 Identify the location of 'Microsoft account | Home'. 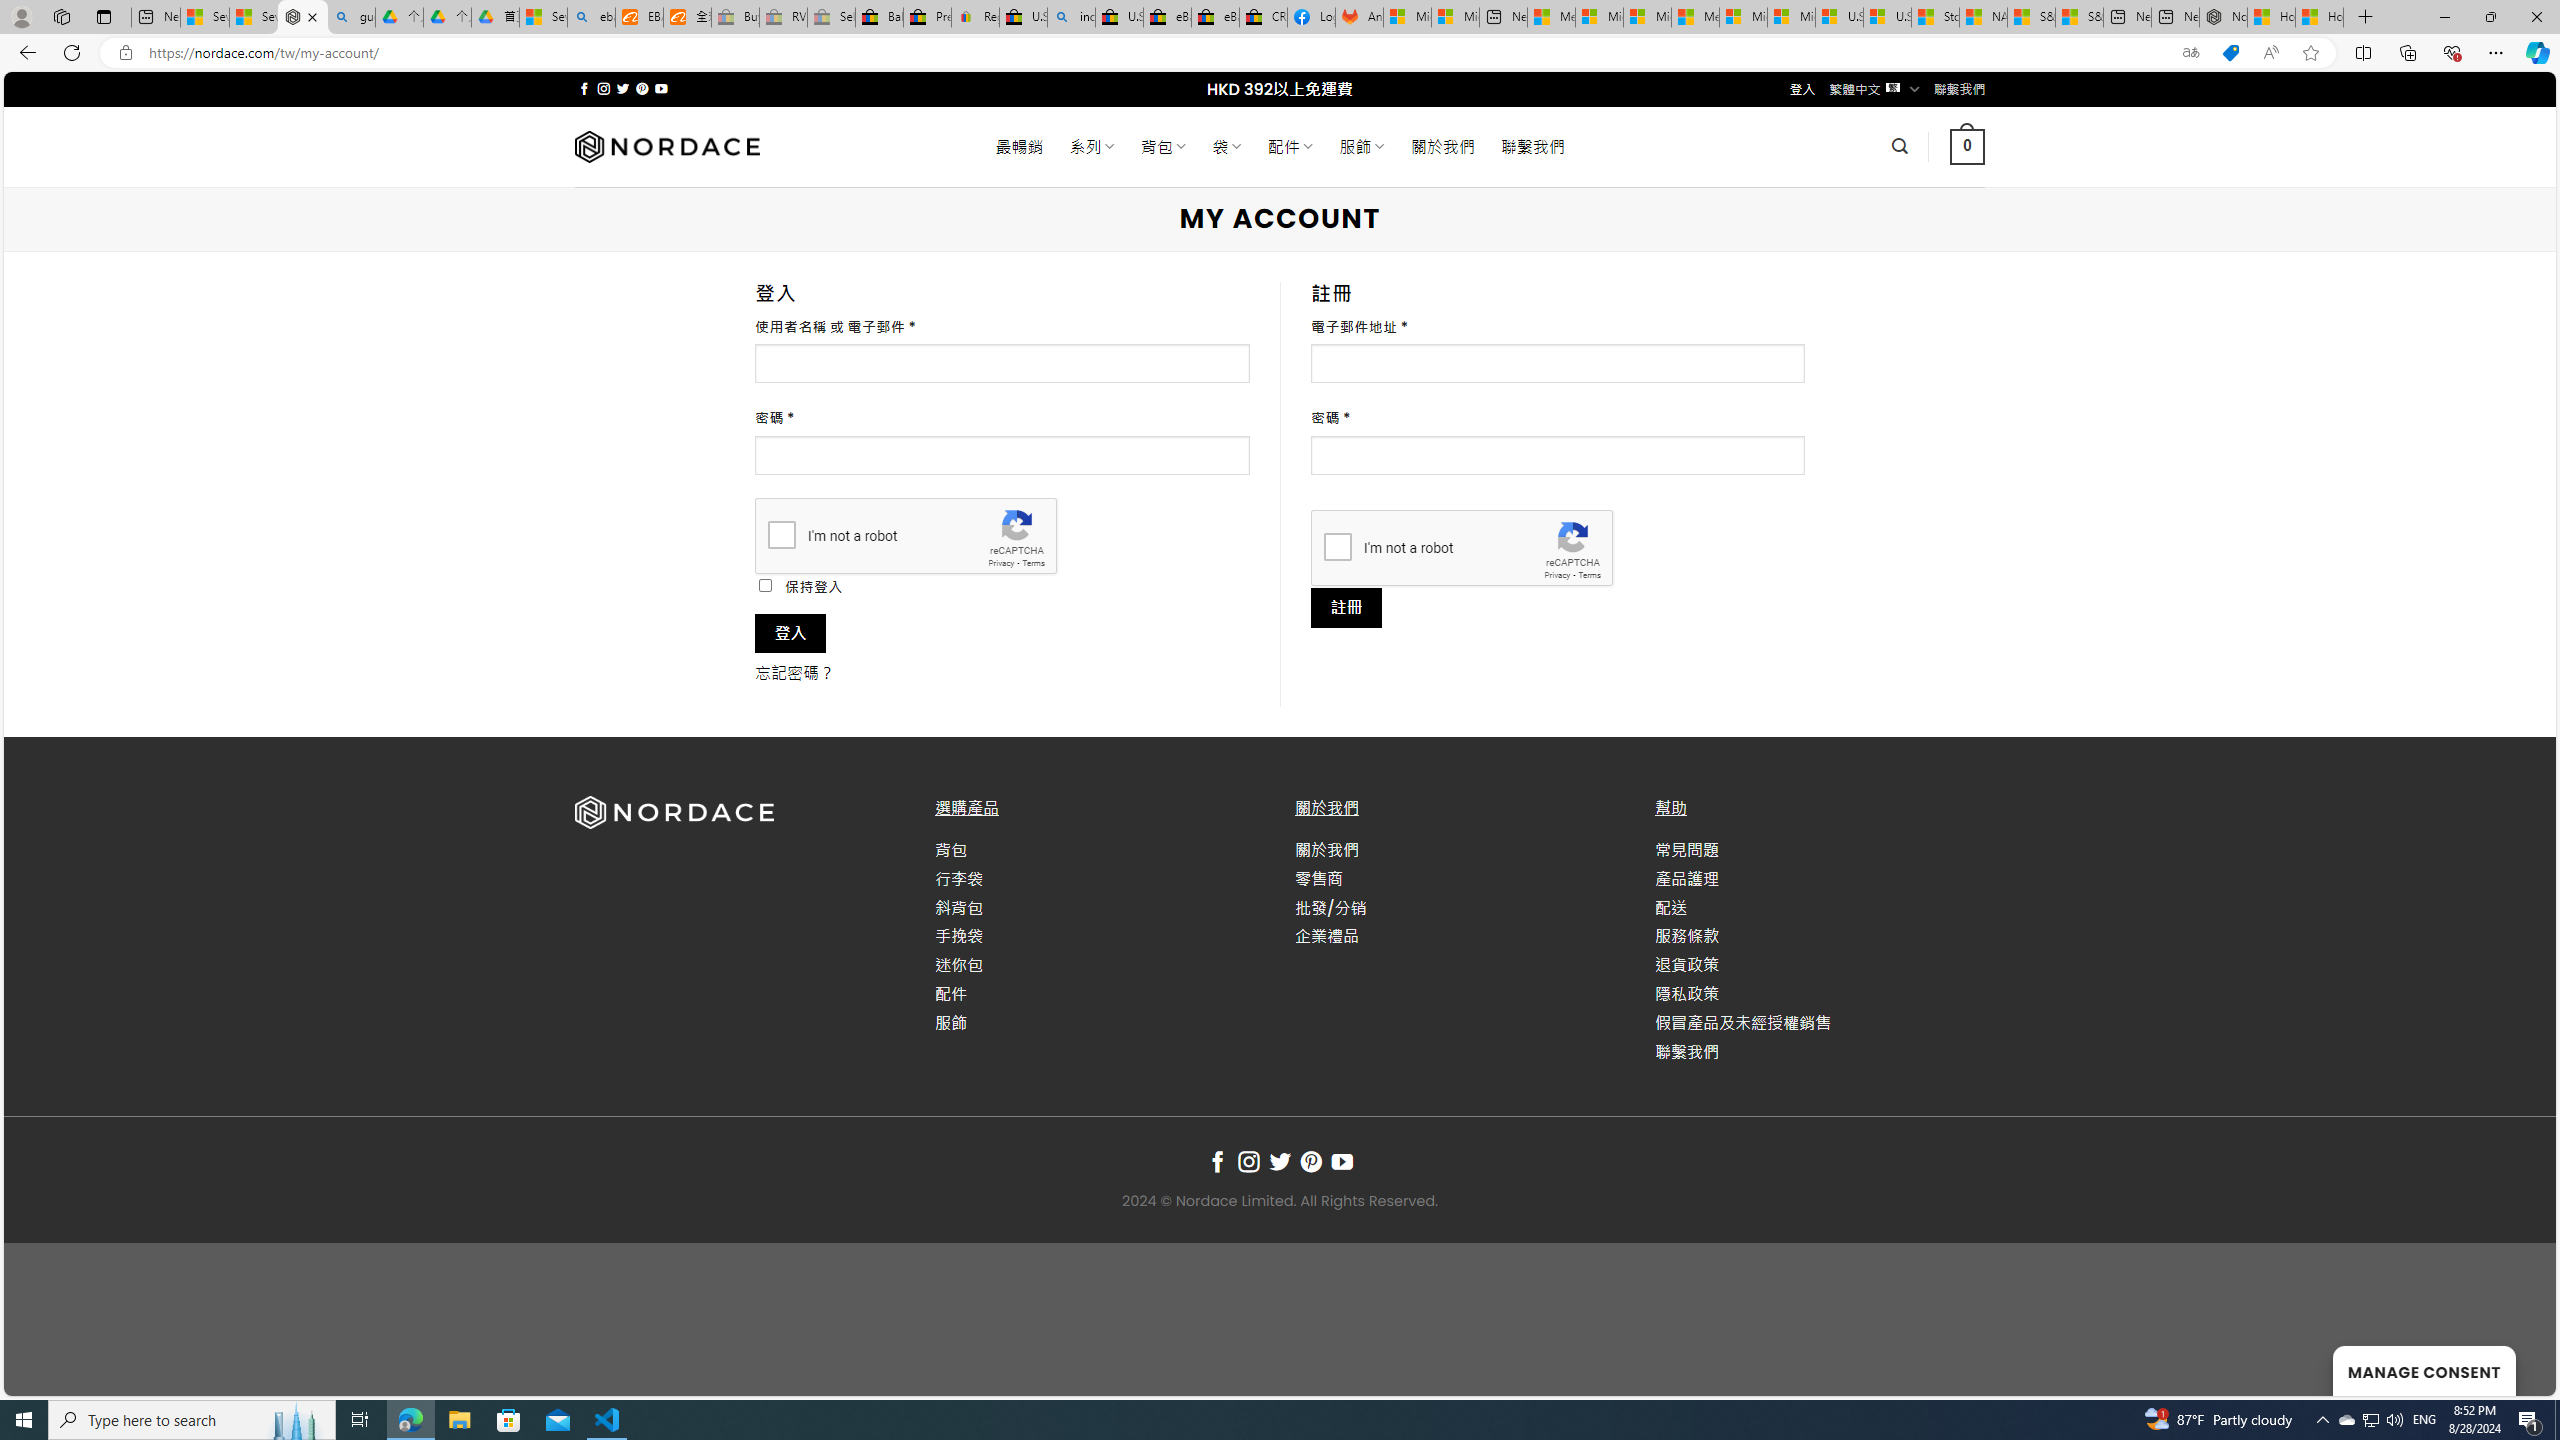
(1646, 16).